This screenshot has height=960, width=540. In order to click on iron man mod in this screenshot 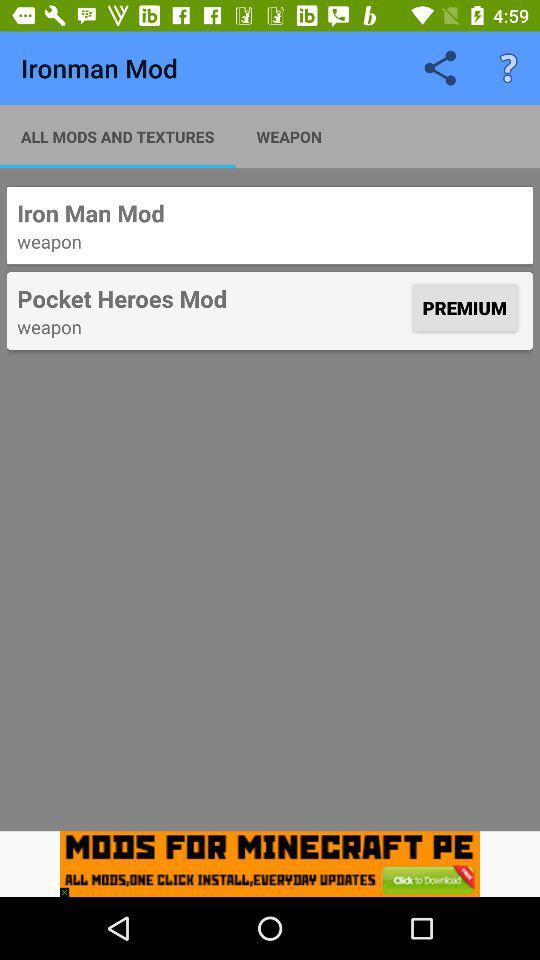, I will do `click(270, 213)`.